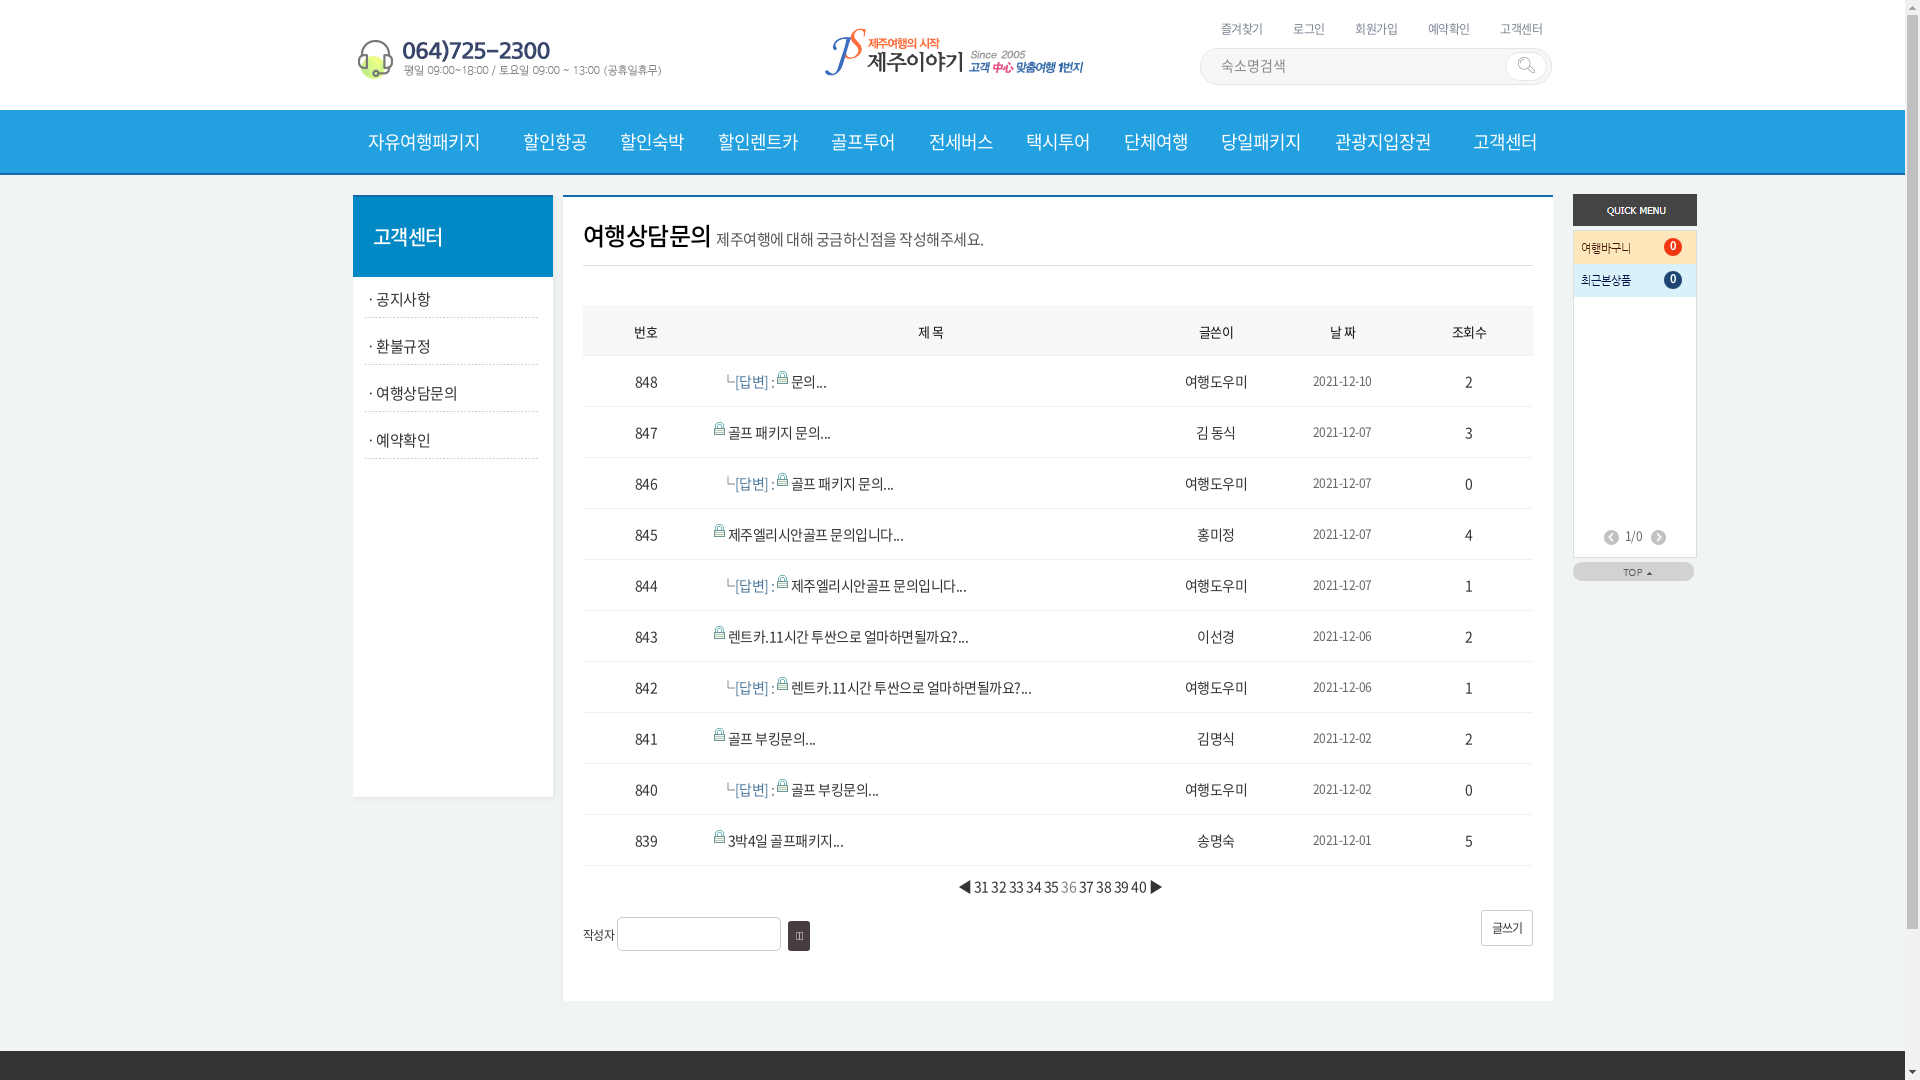 The height and width of the screenshot is (1080, 1920). I want to click on '31', so click(983, 885).